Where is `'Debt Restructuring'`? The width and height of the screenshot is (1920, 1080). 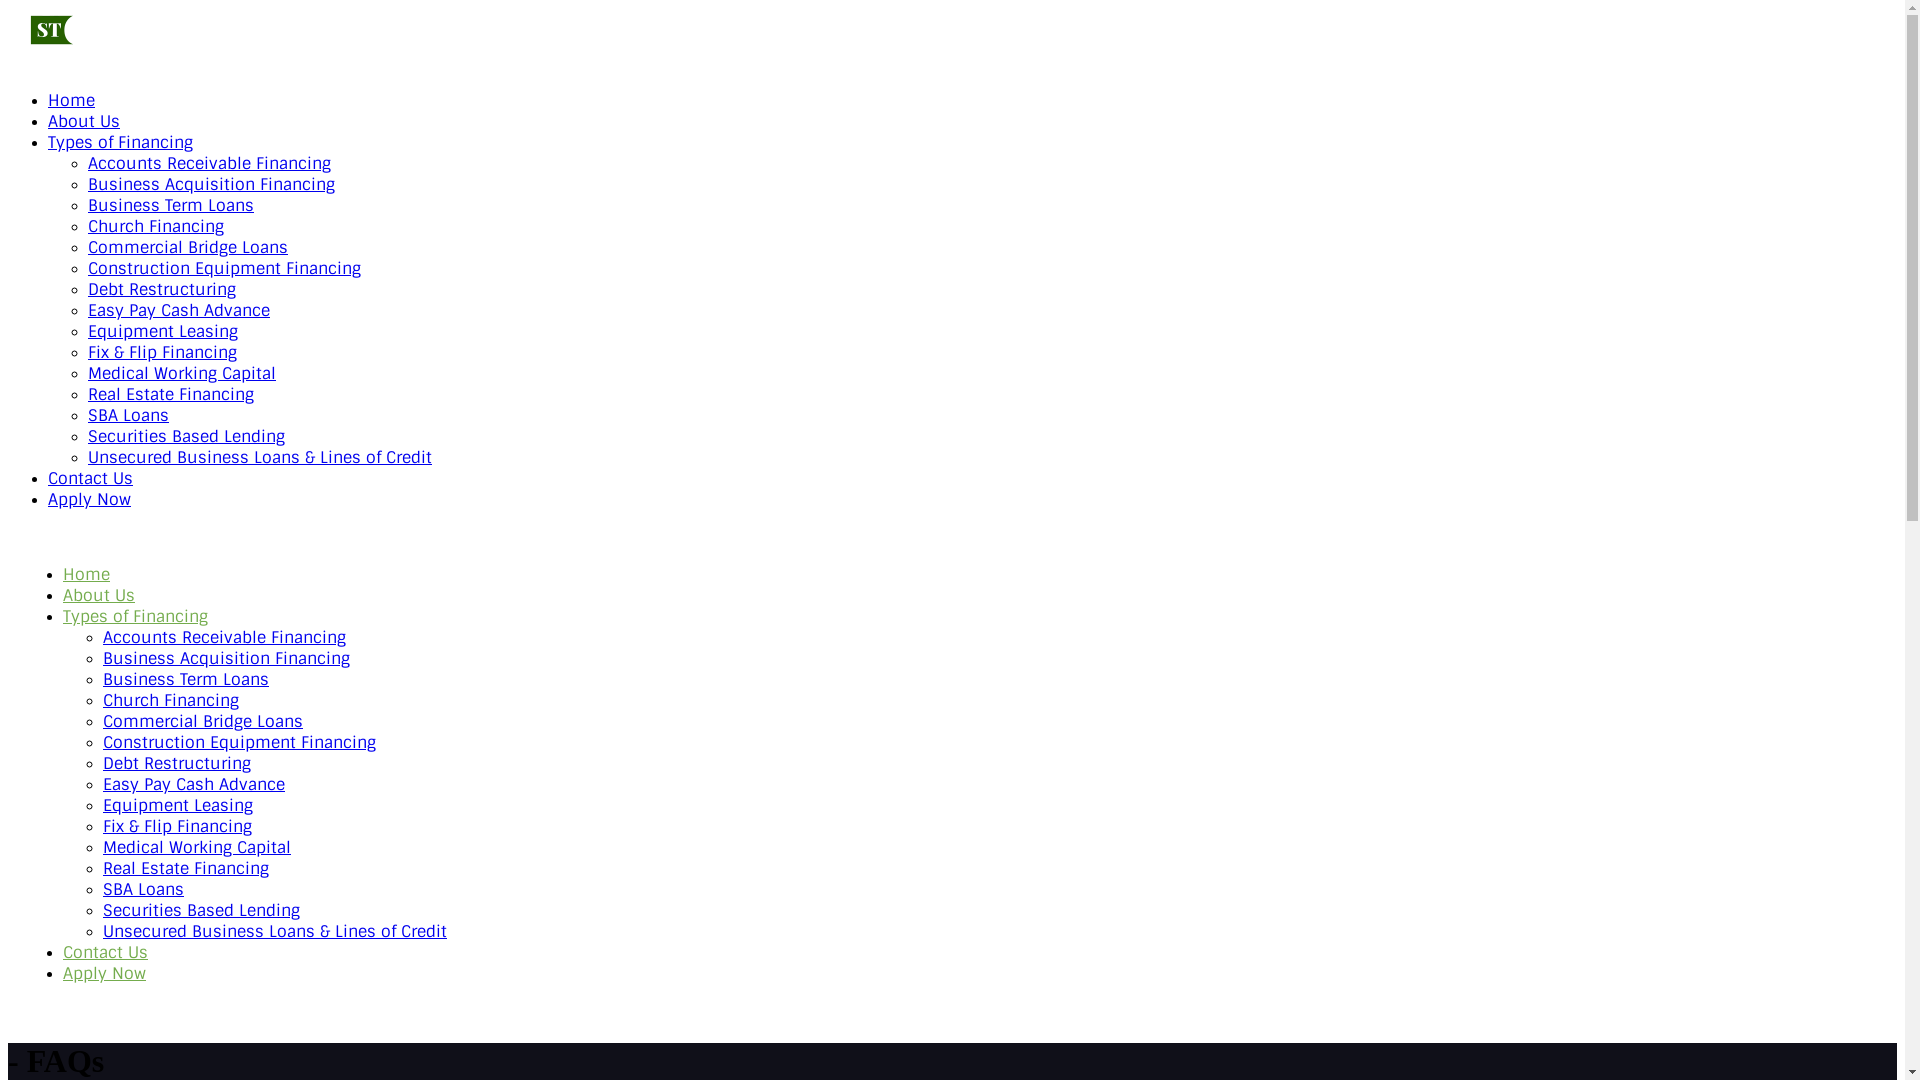 'Debt Restructuring' is located at coordinates (177, 763).